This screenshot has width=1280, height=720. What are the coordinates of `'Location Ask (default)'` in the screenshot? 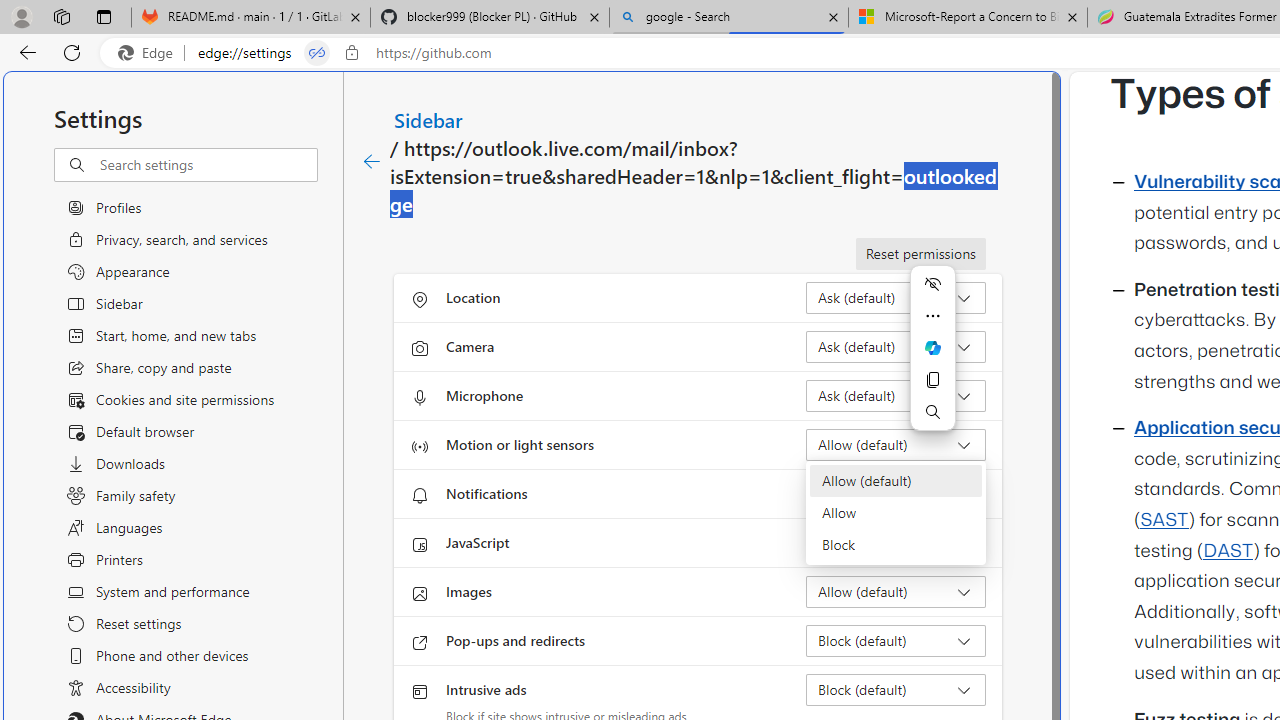 It's located at (895, 298).